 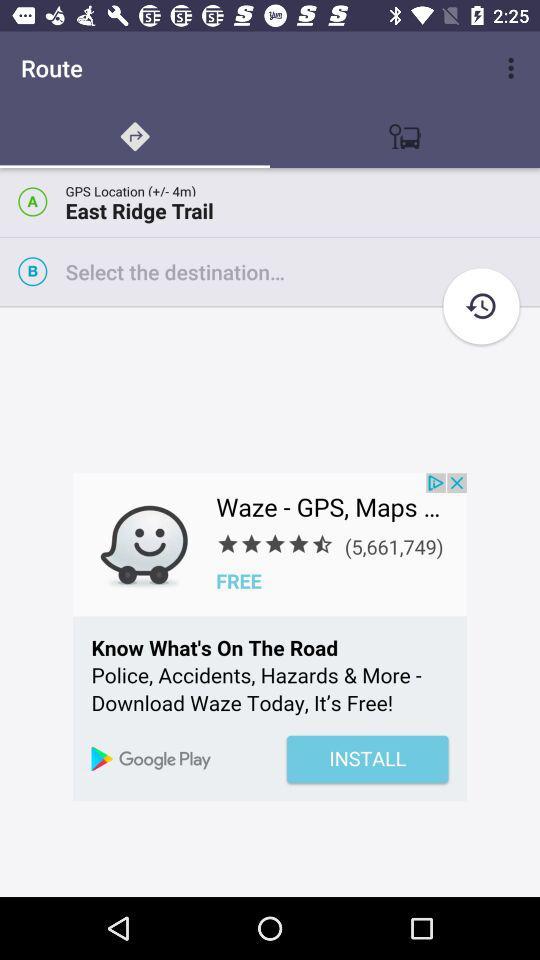 I want to click on waze gps installation, so click(x=270, y=636).